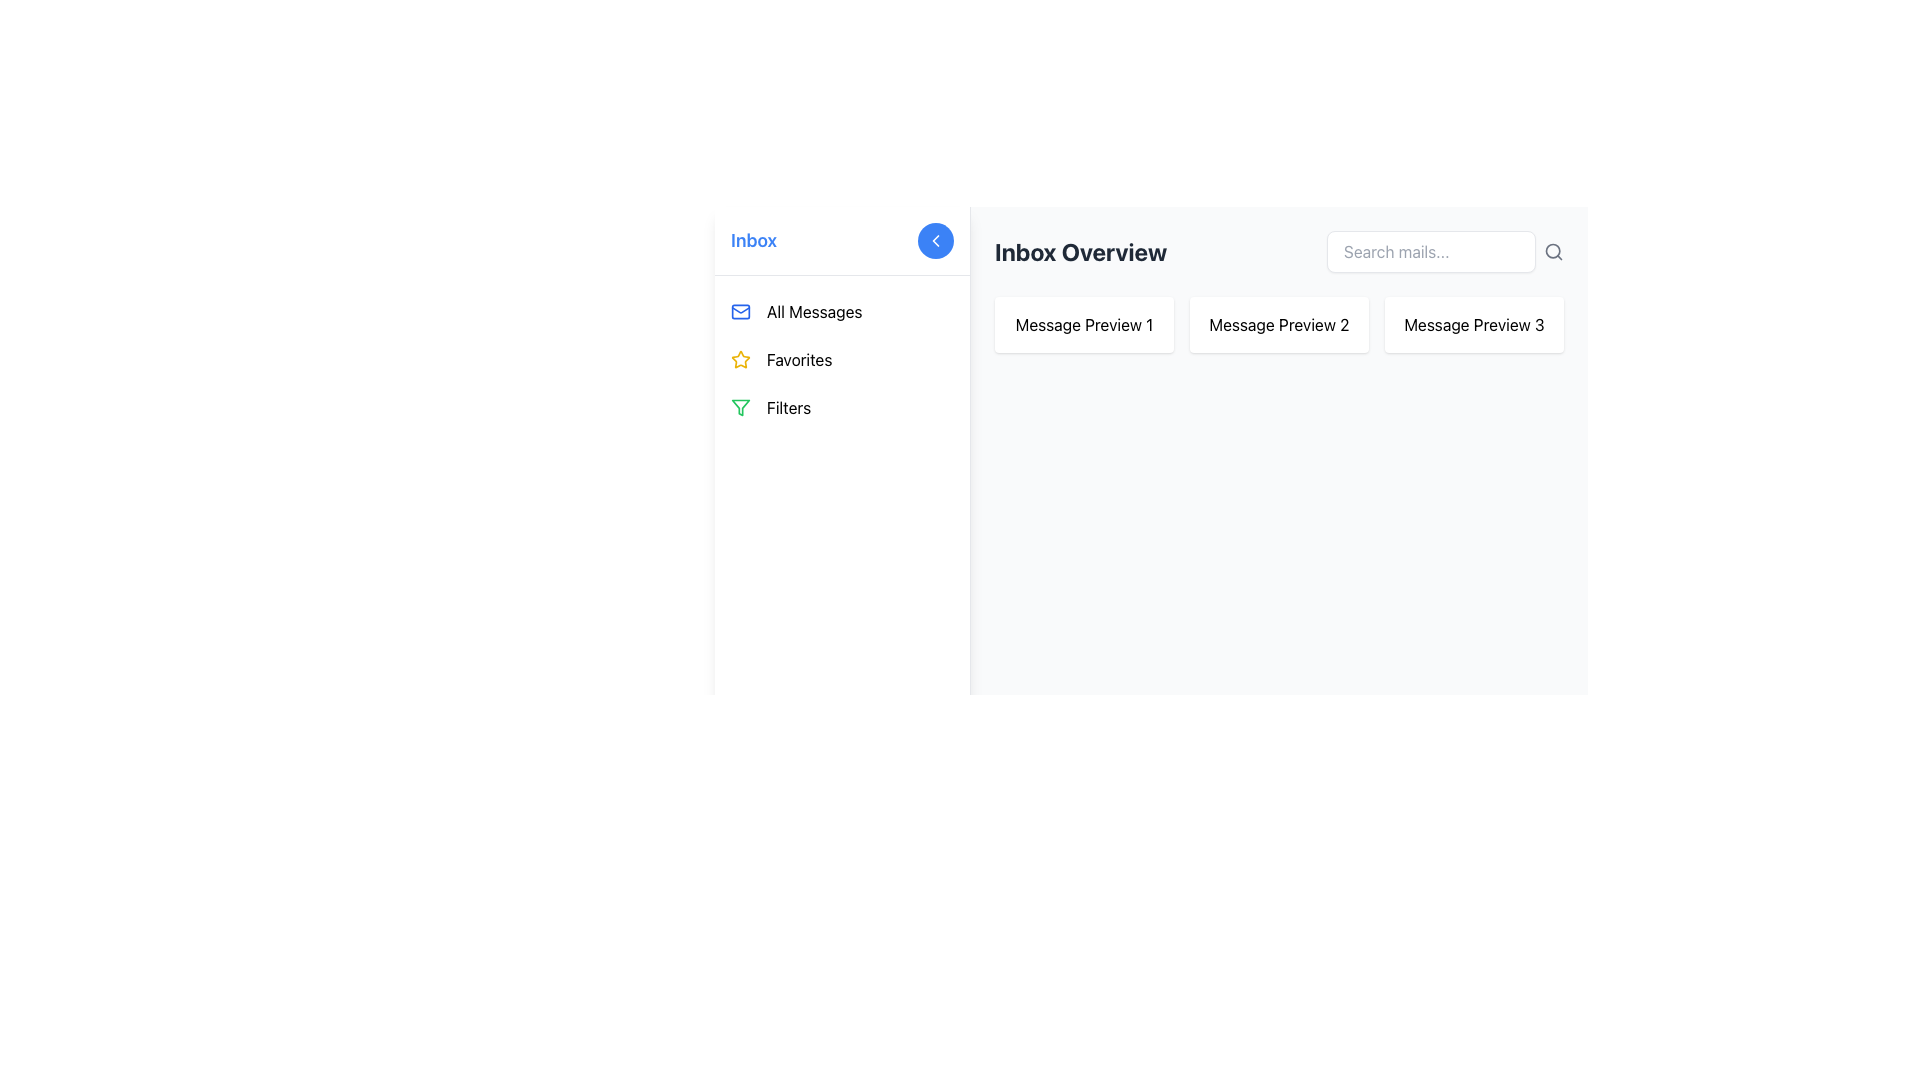  I want to click on the middle button-like card in the 'Inbox Overview' section, so click(1278, 323).